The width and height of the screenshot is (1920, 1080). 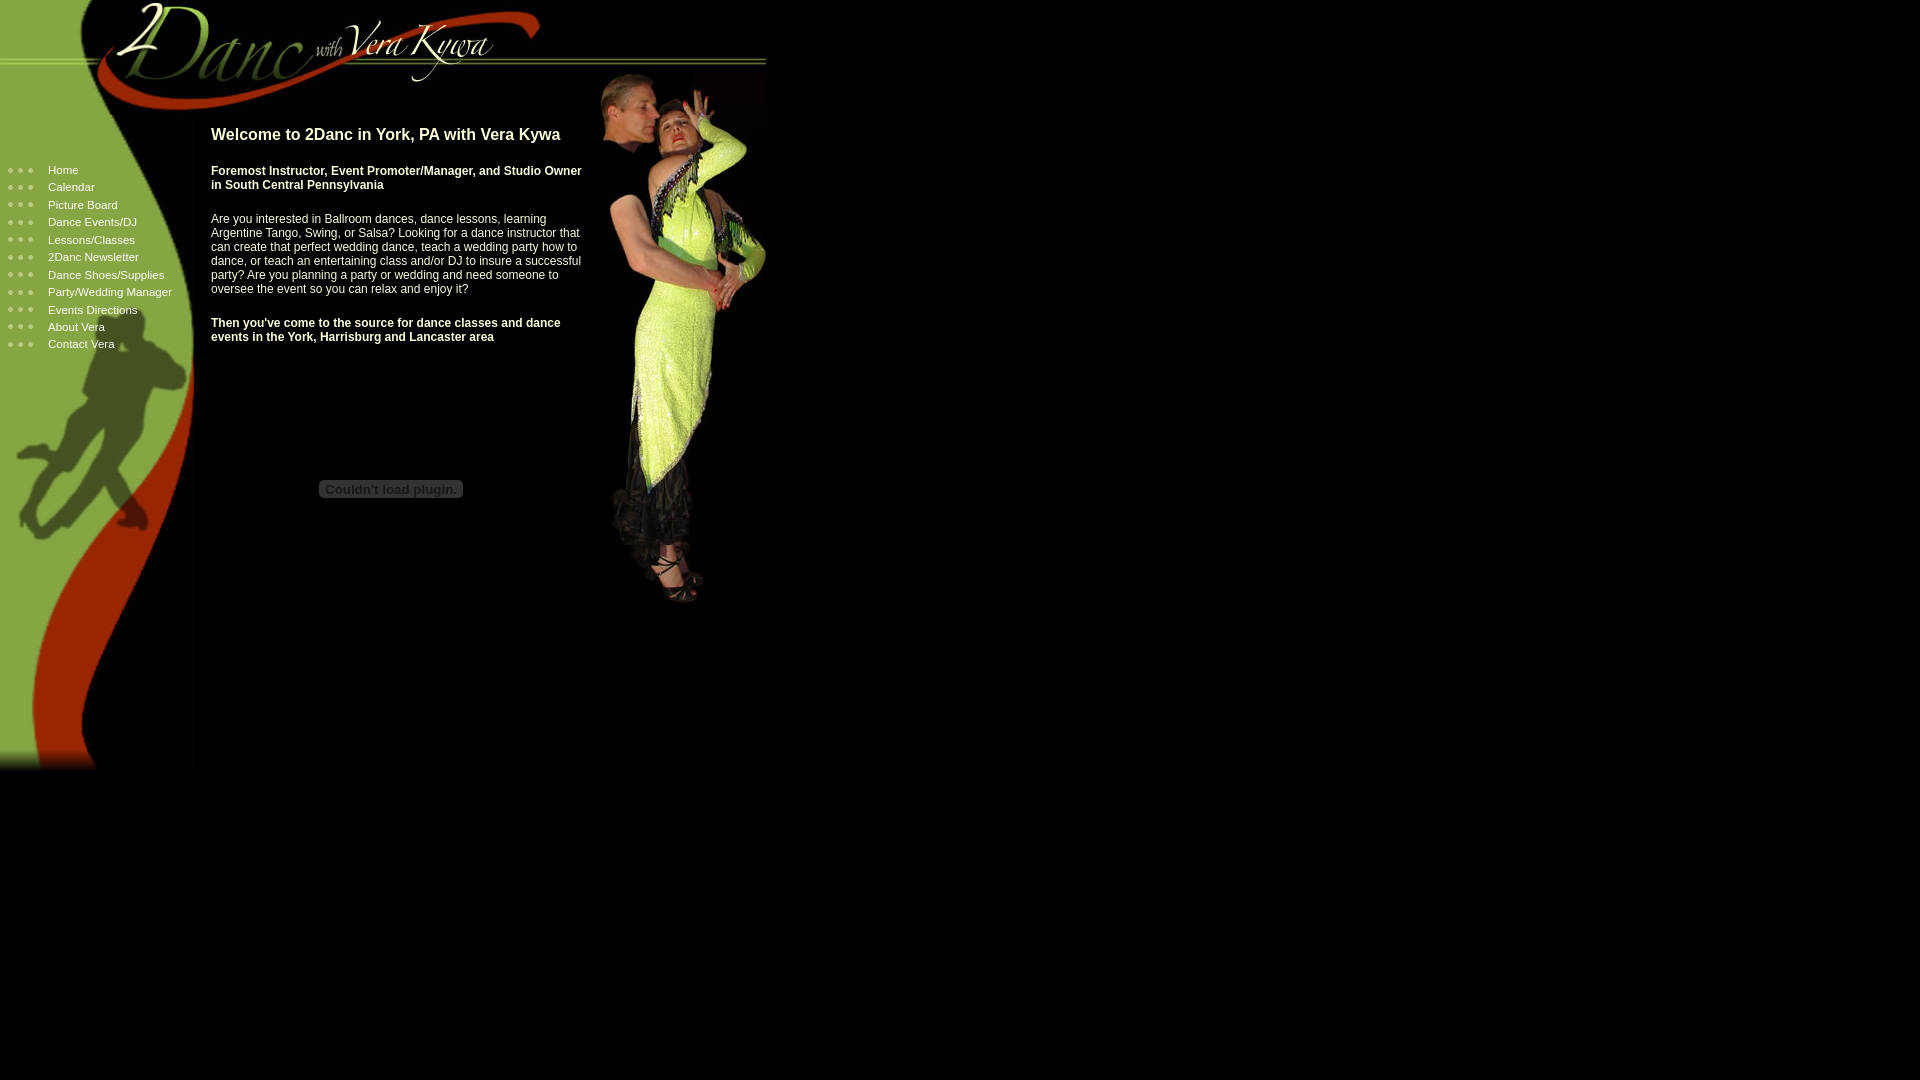 What do you see at coordinates (85, 274) in the screenshot?
I see `'Dance Shoes/Supplies'` at bounding box center [85, 274].